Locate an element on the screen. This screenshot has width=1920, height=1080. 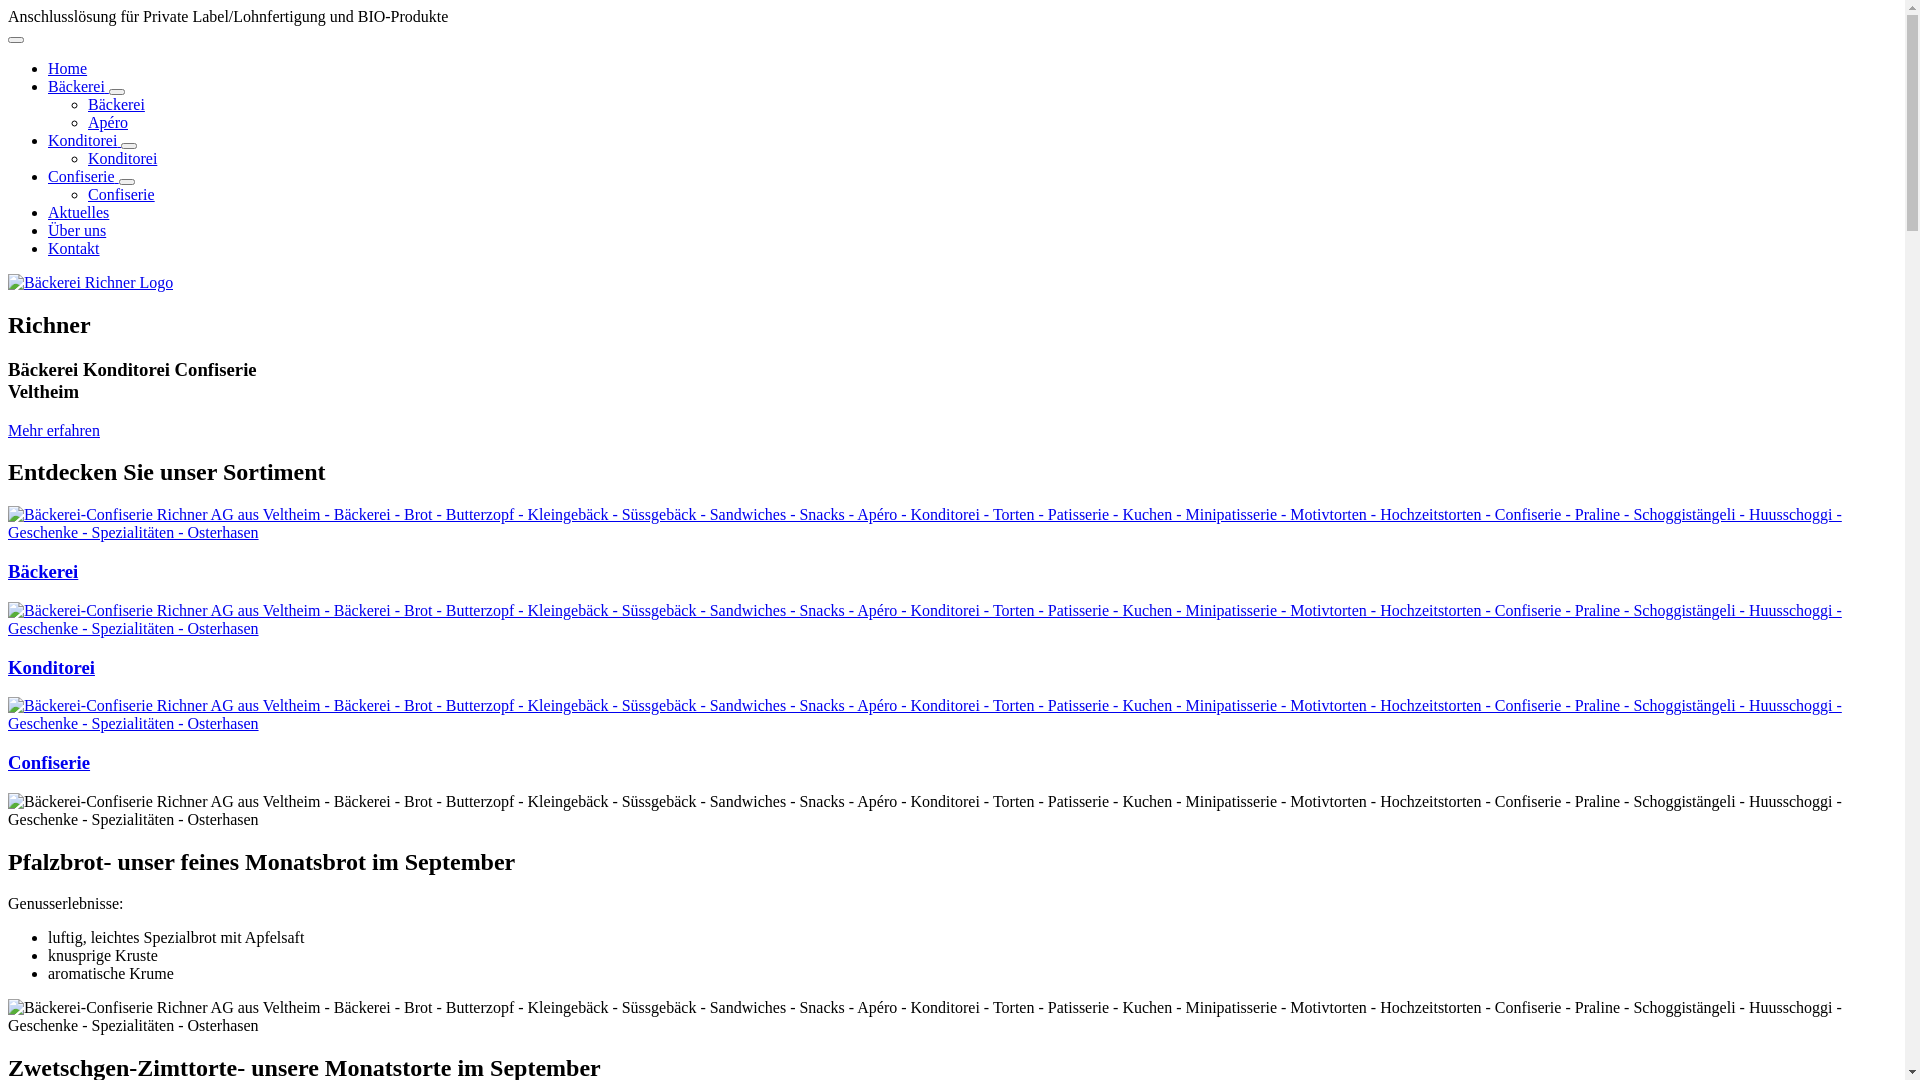
'Konditorei' is located at coordinates (83, 139).